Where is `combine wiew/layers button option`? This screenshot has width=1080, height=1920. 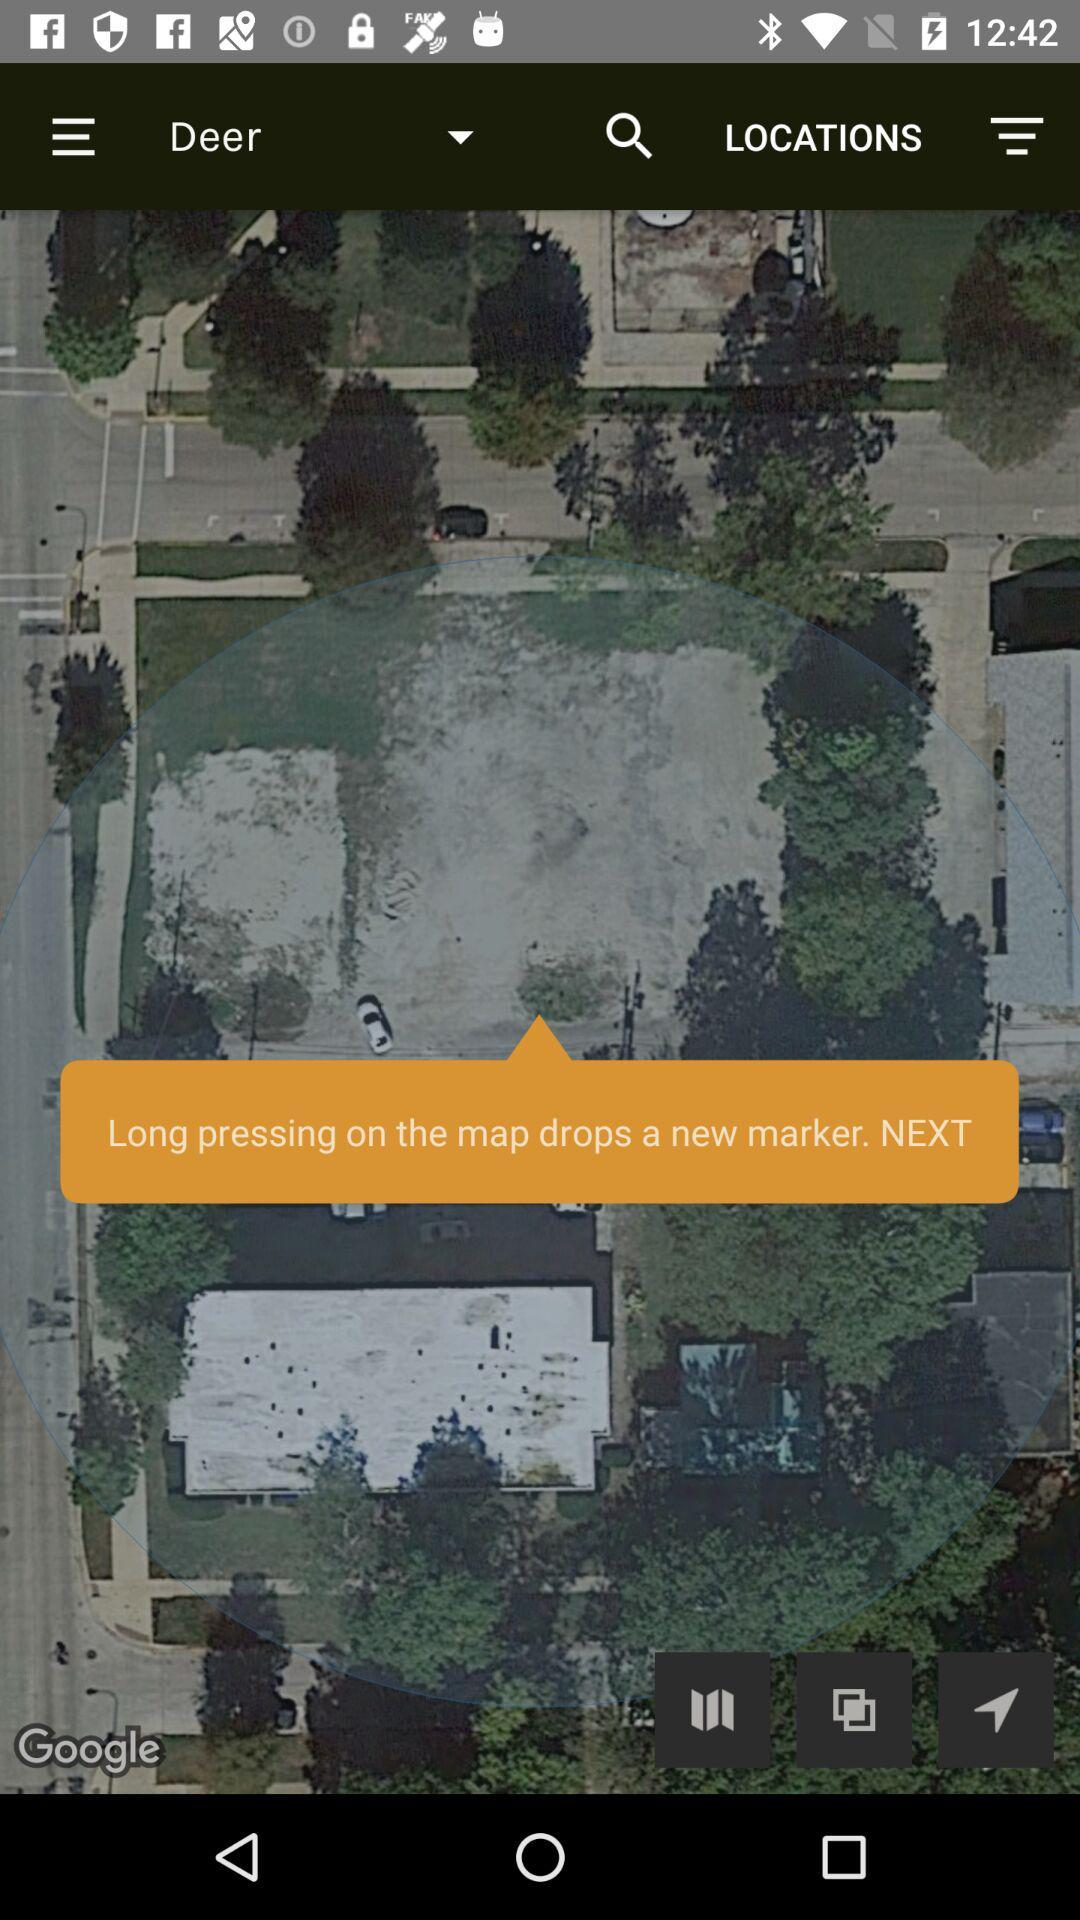 combine wiew/layers button option is located at coordinates (854, 1708).